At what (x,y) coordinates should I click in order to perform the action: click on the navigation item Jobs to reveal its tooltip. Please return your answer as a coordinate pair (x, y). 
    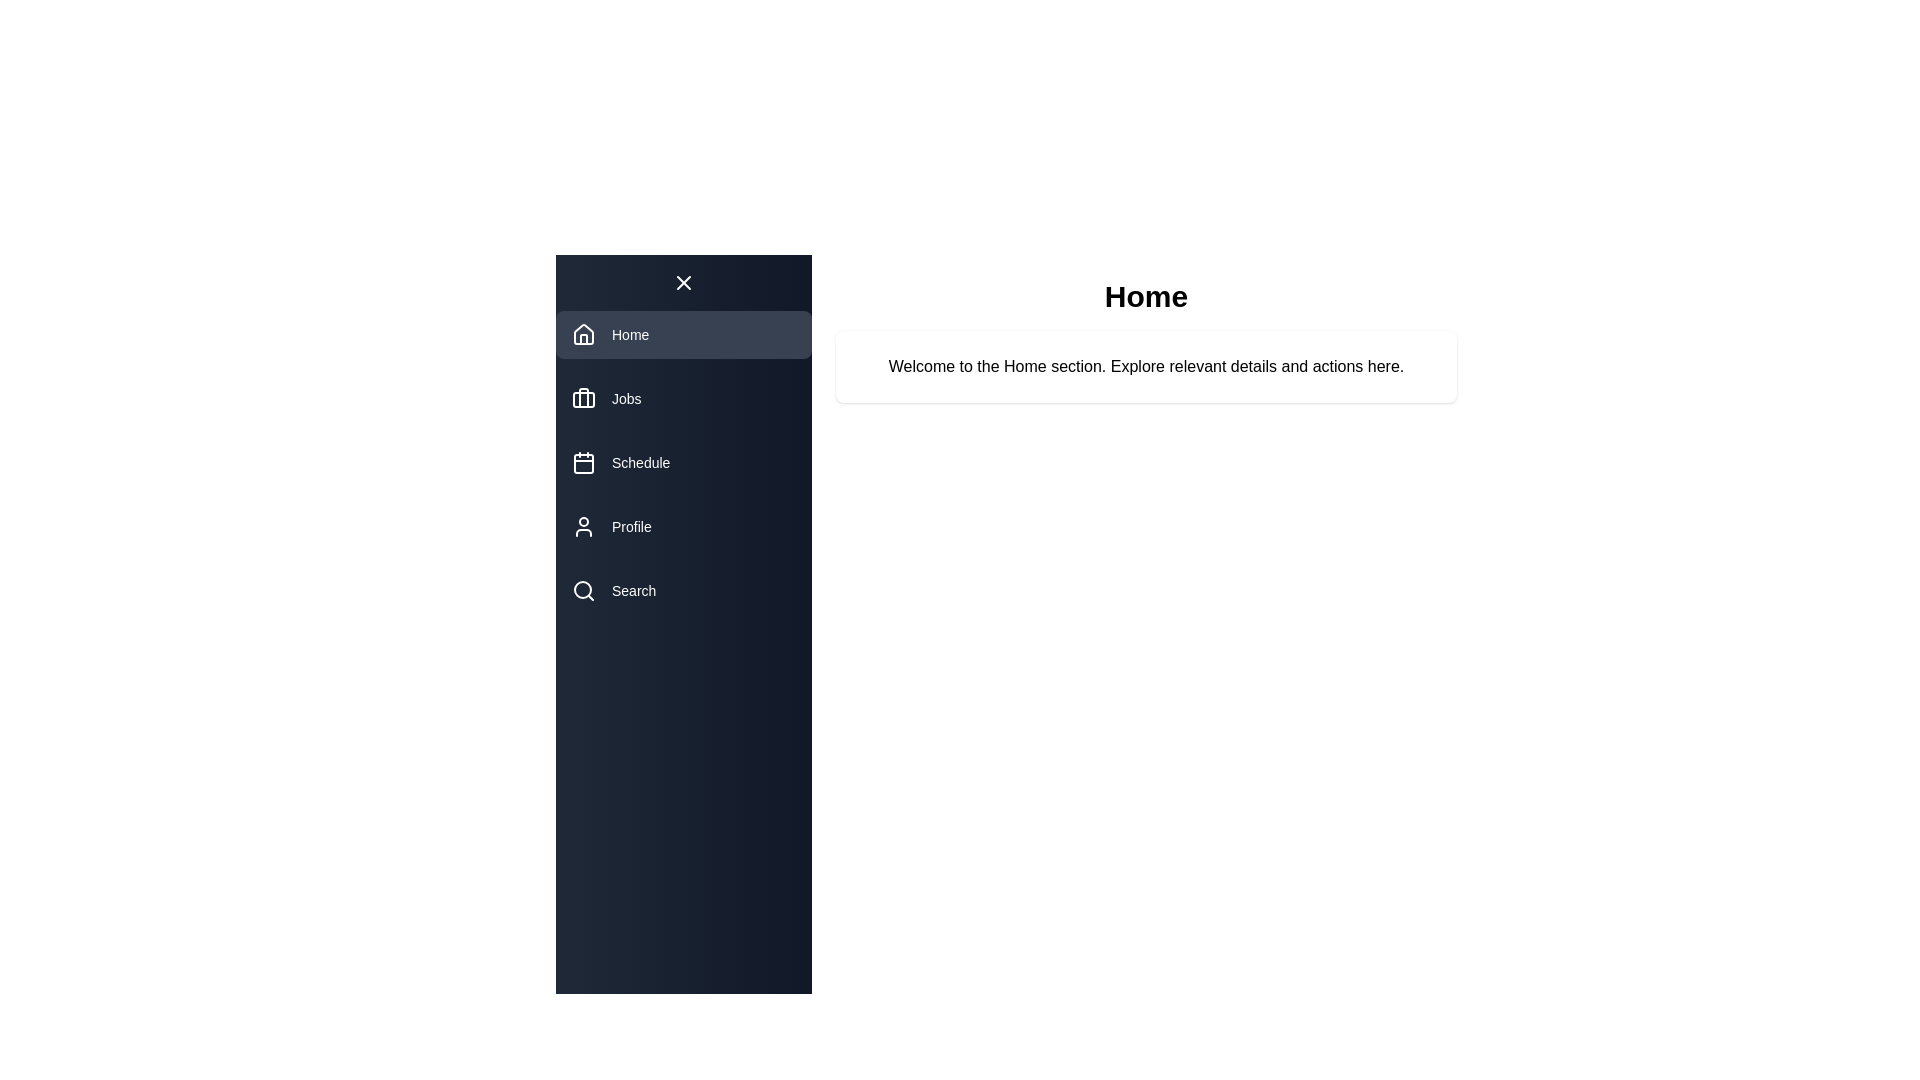
    Looking at the image, I should click on (684, 398).